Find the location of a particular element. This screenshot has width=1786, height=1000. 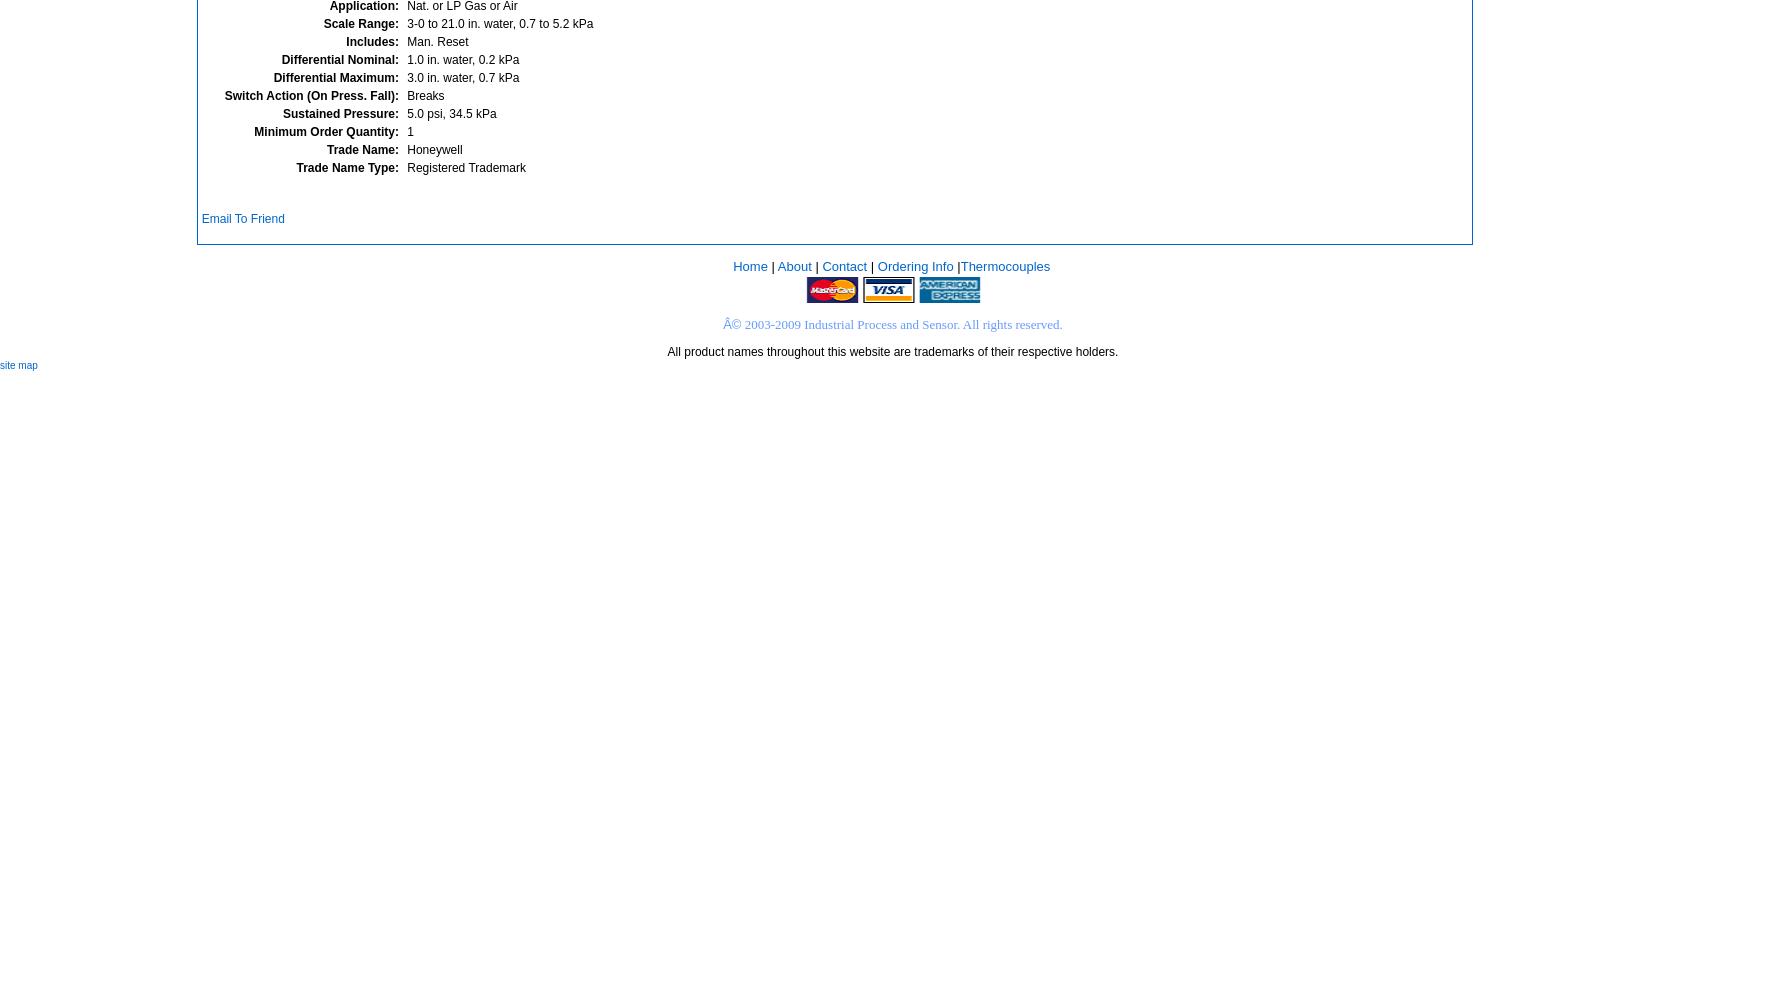

'Switch Action (On Press. Fall):' is located at coordinates (311, 94).